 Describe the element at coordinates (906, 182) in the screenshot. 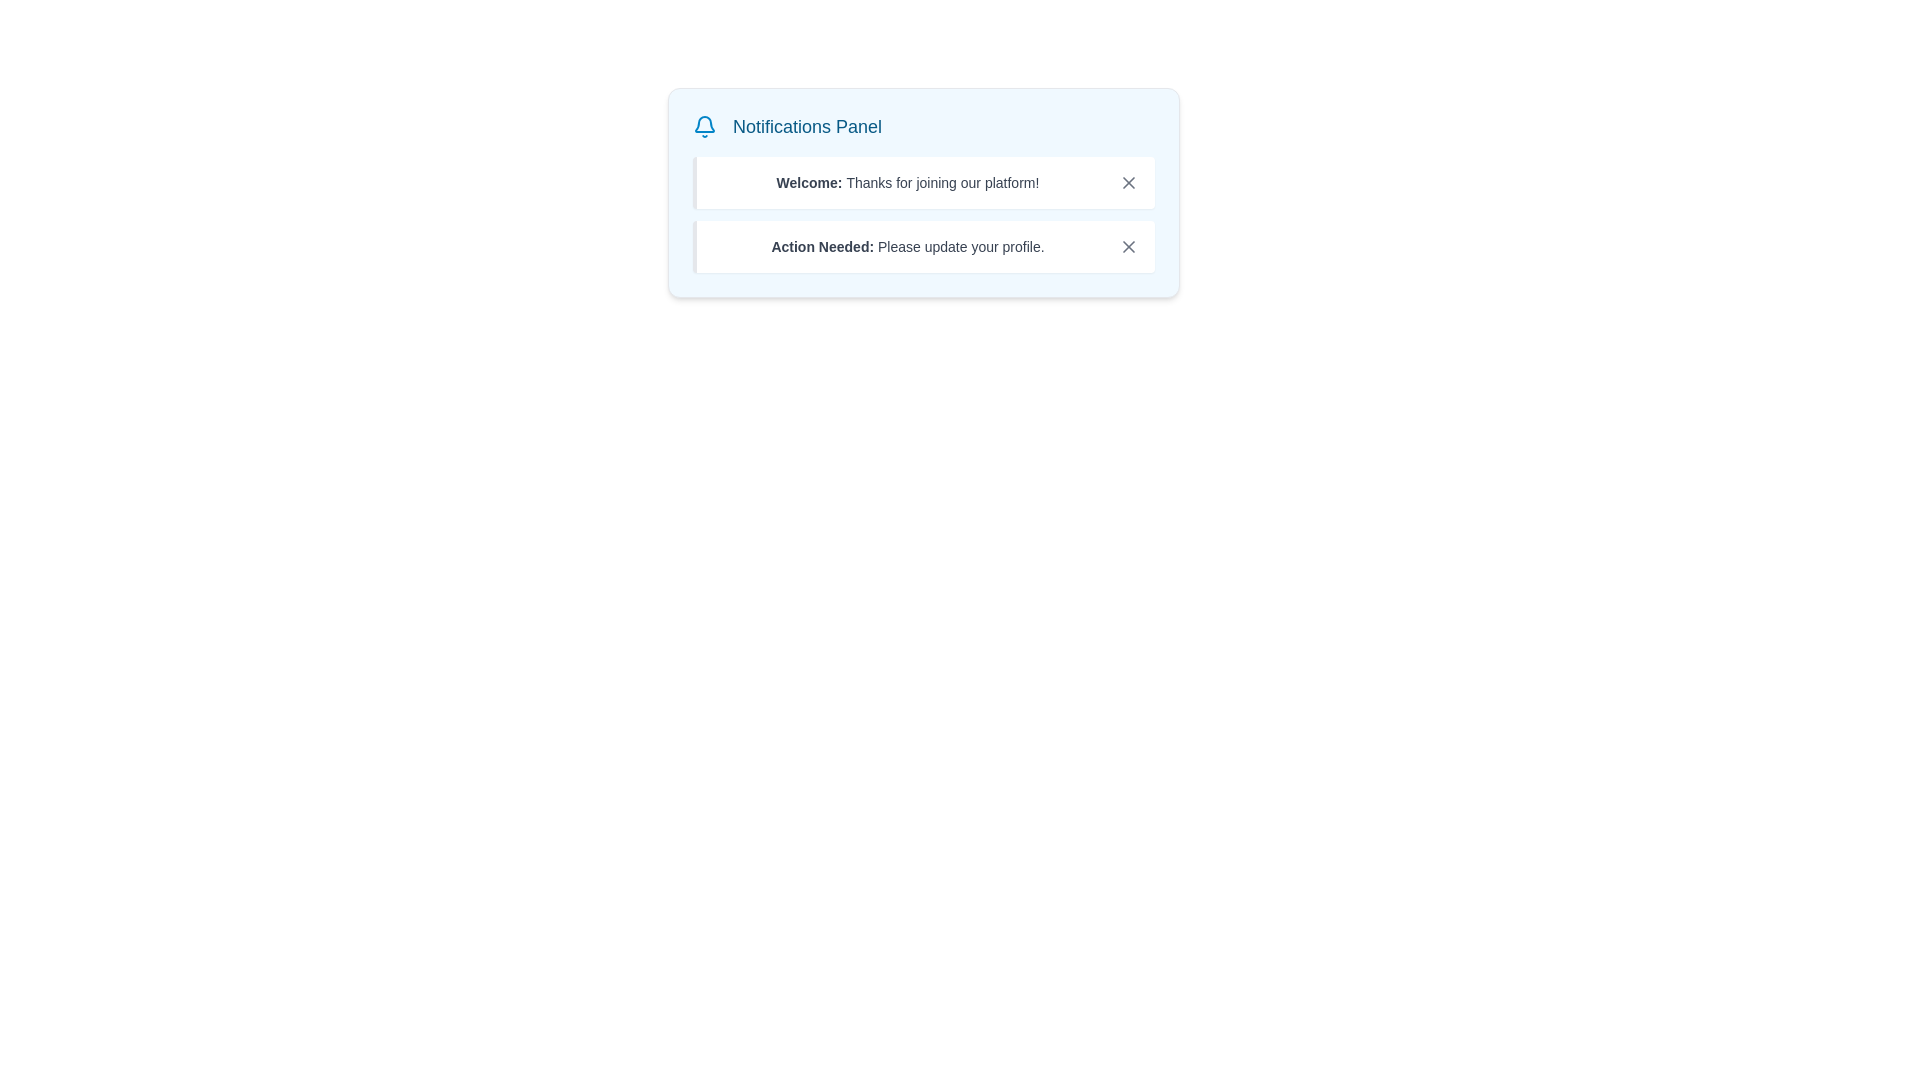

I see `the welcoming message displayed in the notification box, which indicates successful registration or initial access` at that location.